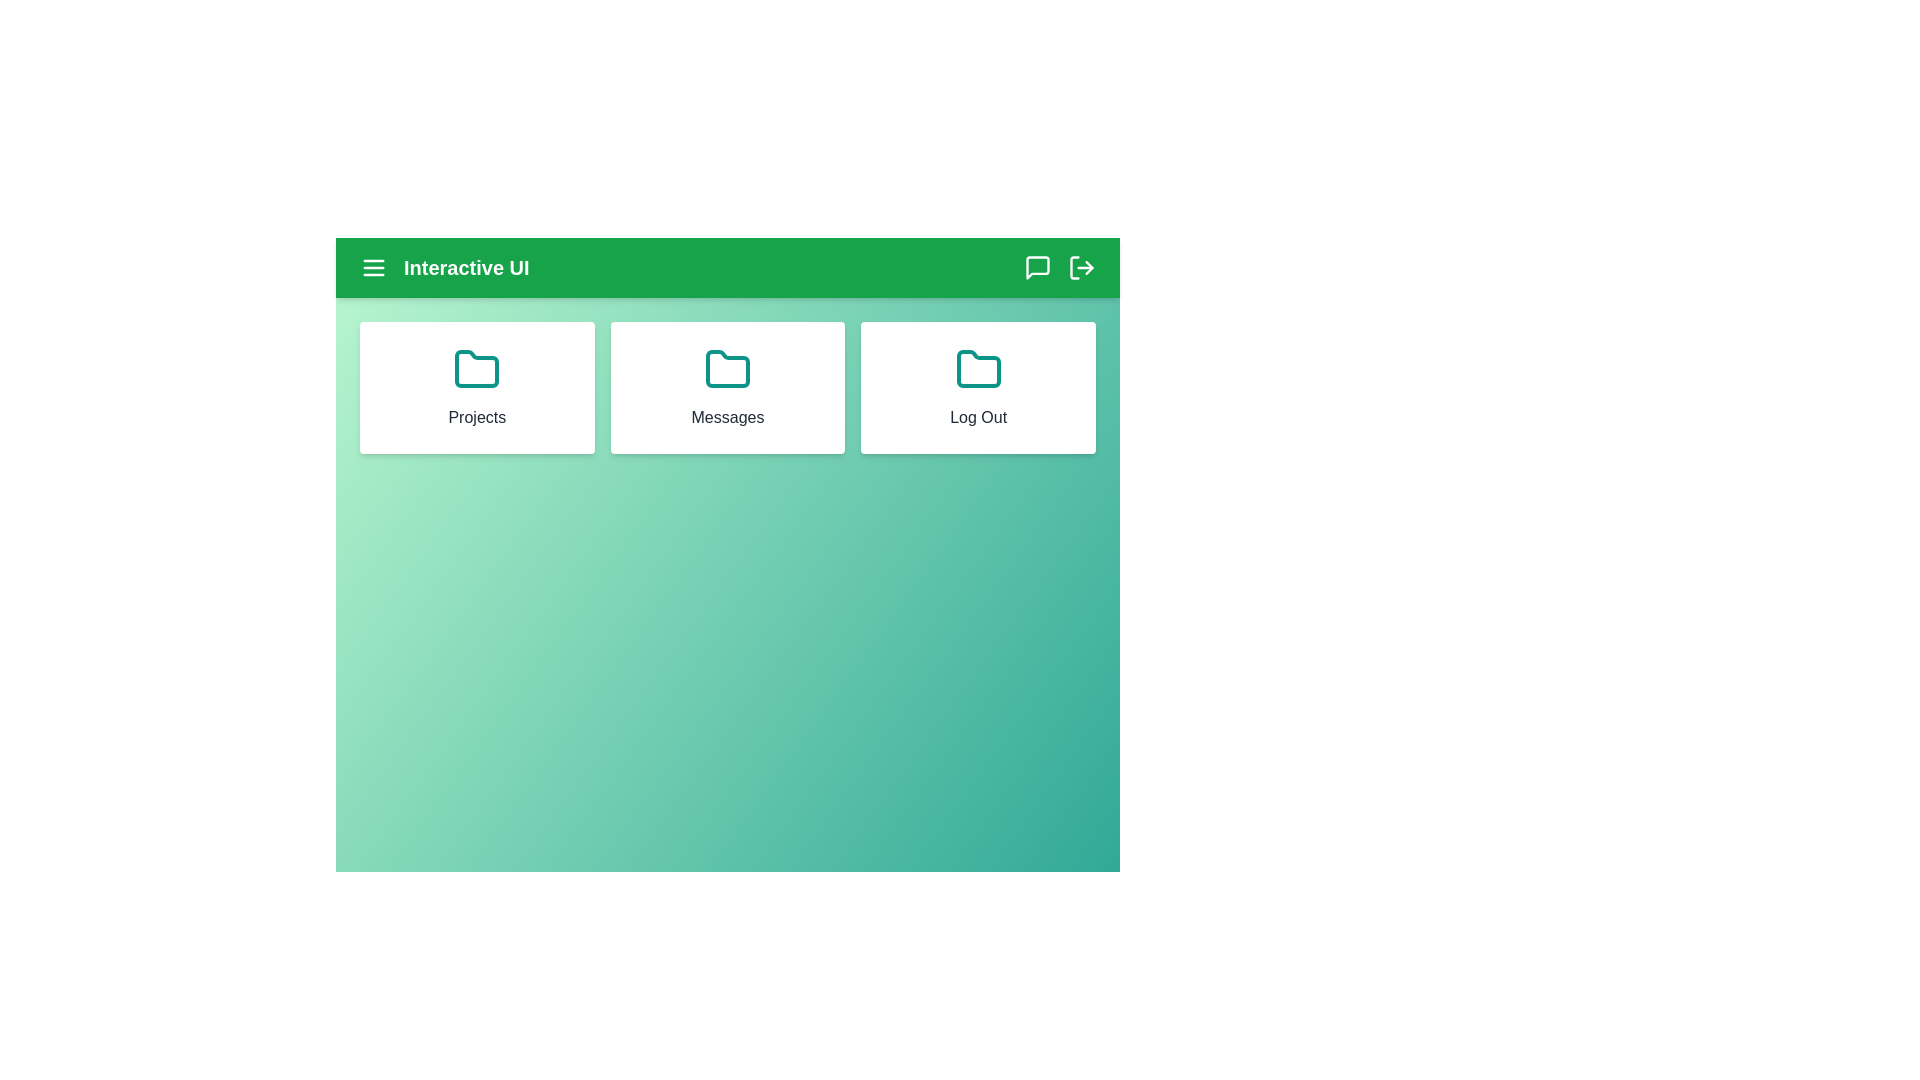 The height and width of the screenshot is (1080, 1920). What do you see at coordinates (979, 388) in the screenshot?
I see `the element corresponding to Log Out` at bounding box center [979, 388].